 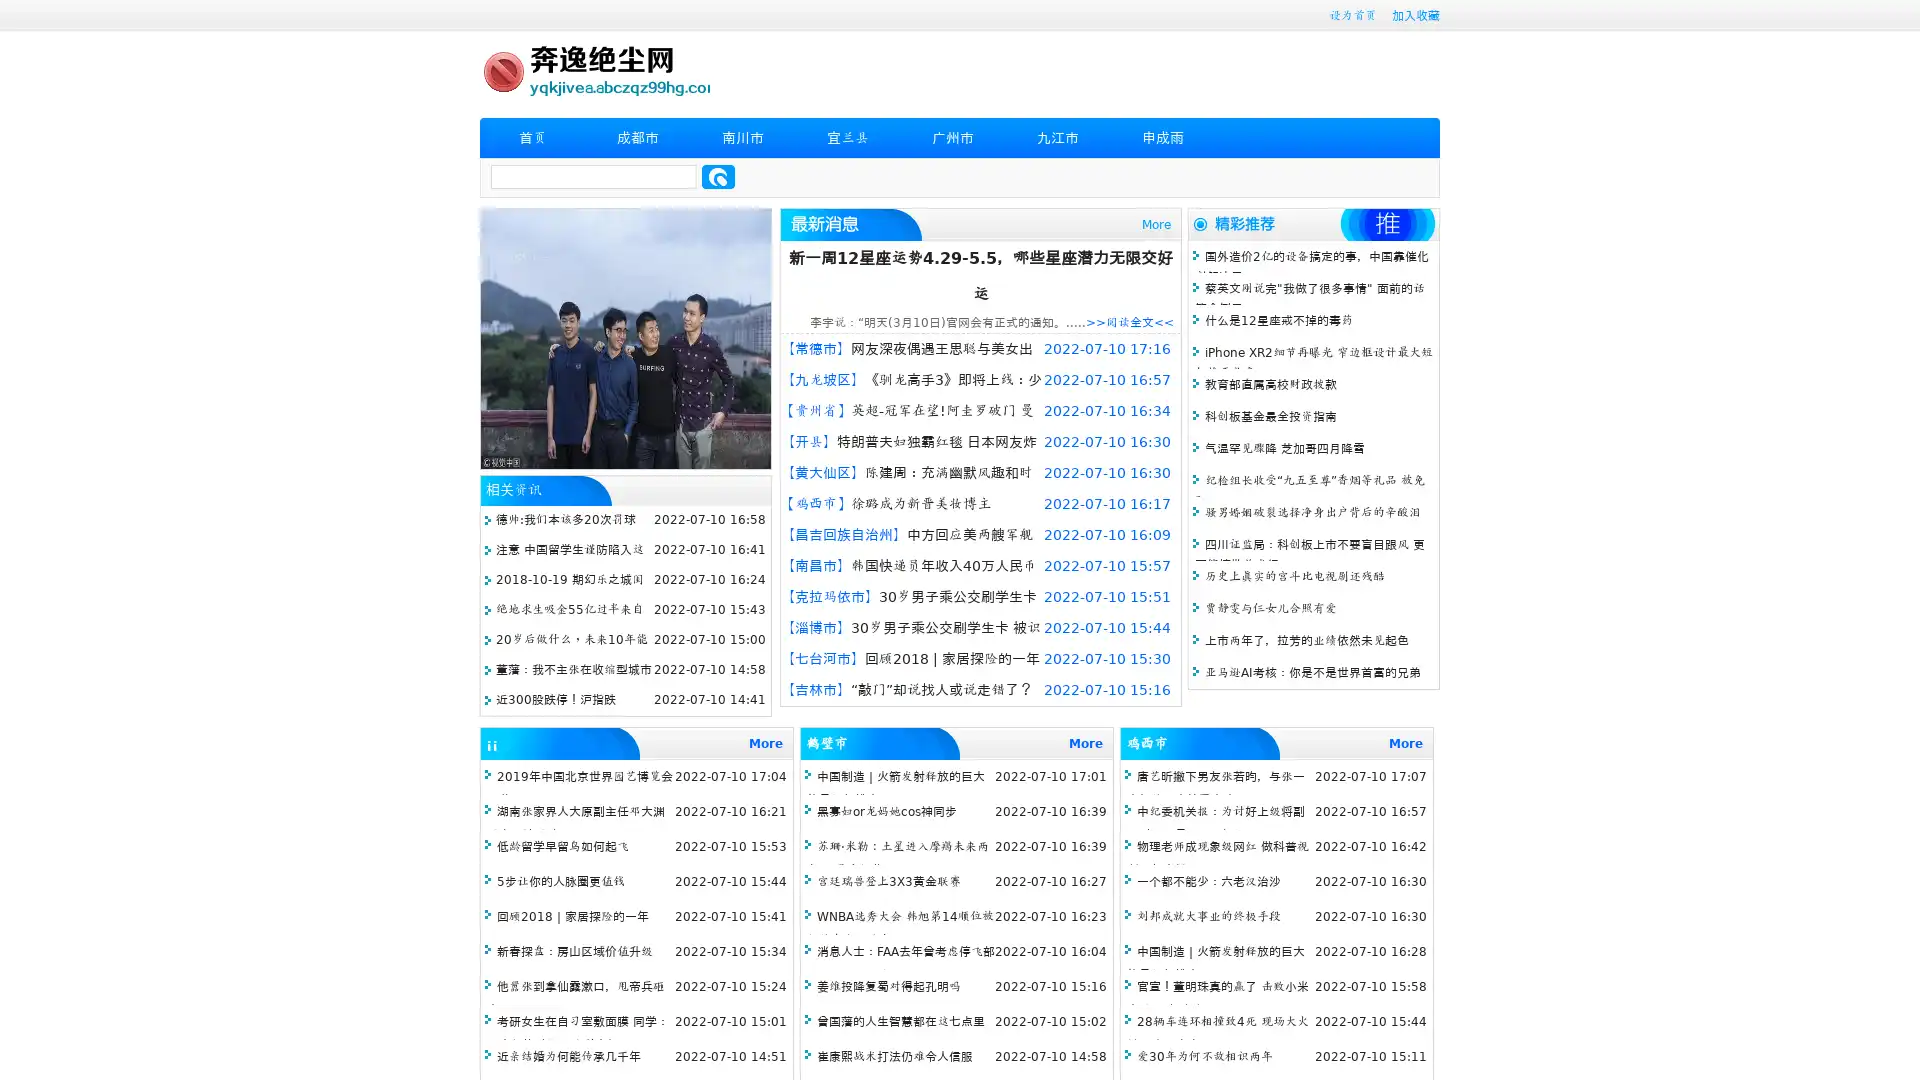 I want to click on Search, so click(x=718, y=176).